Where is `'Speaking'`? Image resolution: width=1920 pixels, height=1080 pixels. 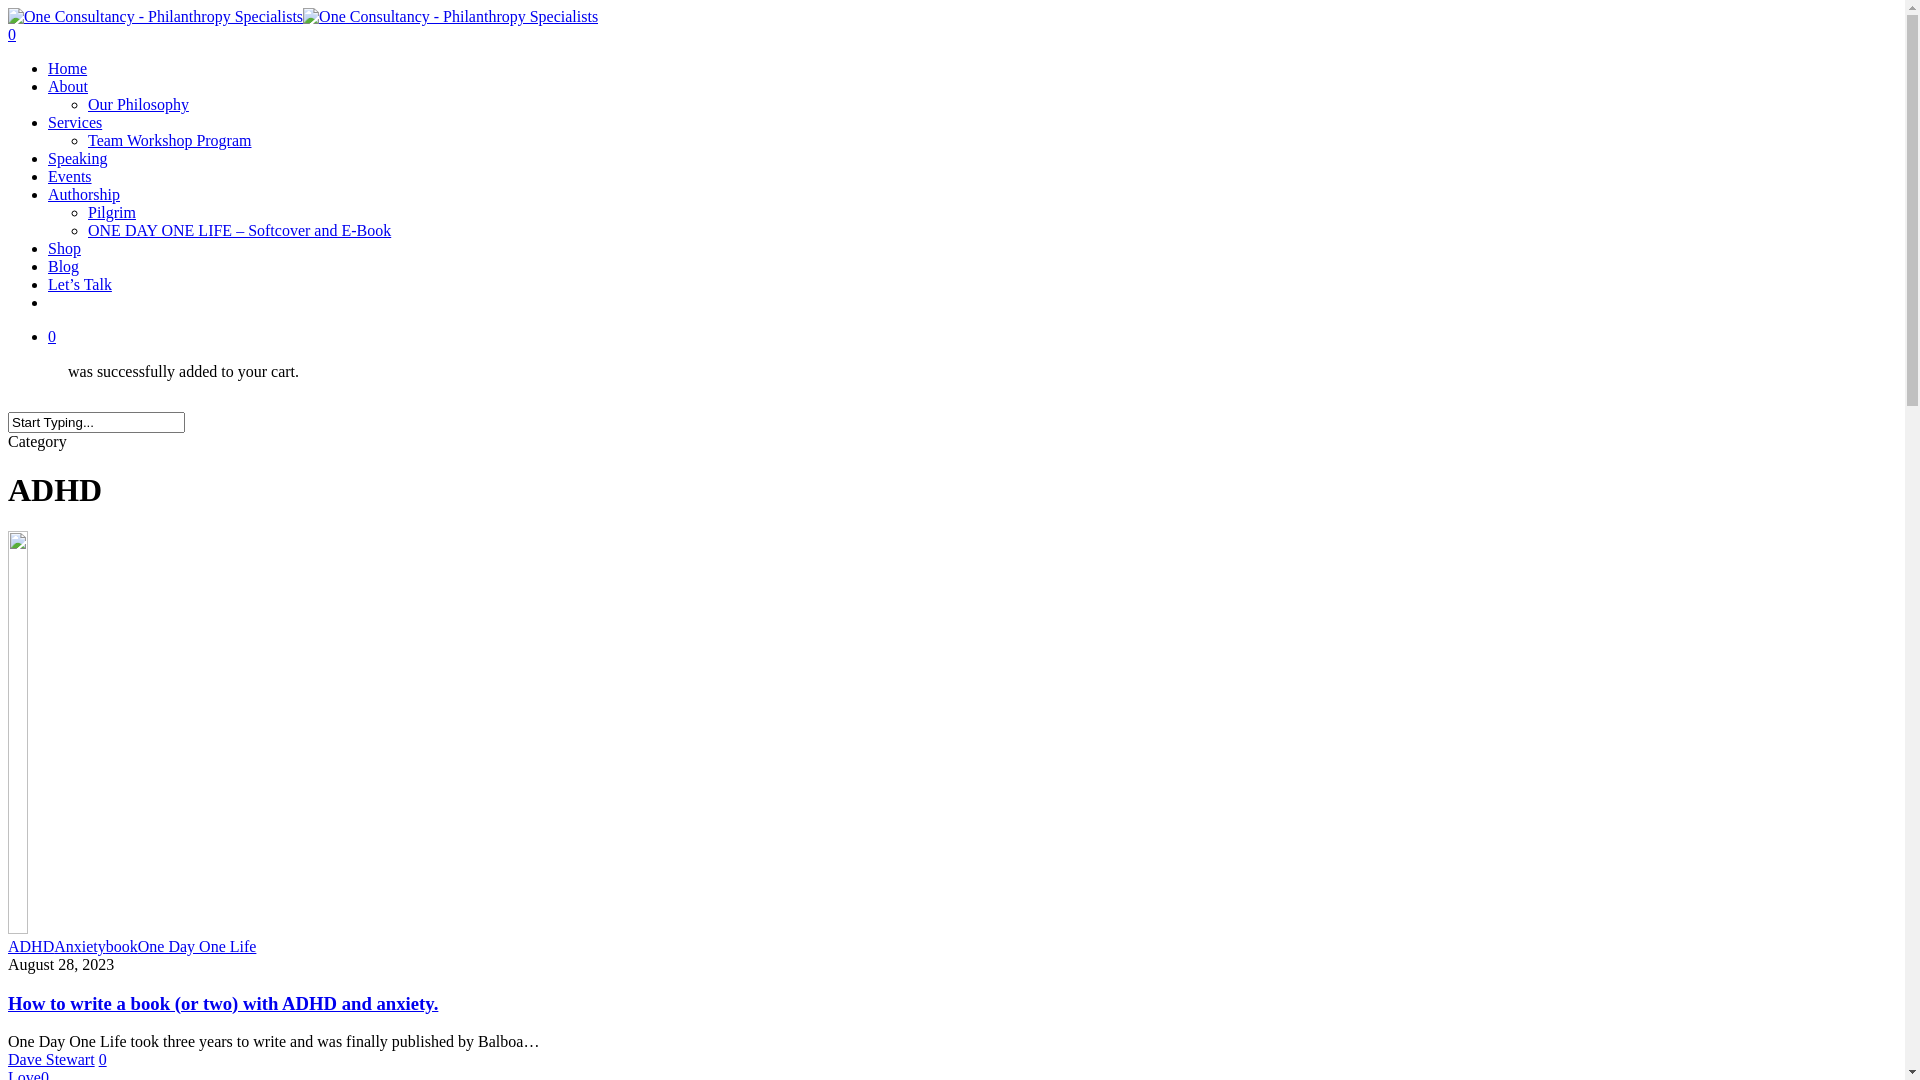 'Speaking' is located at coordinates (77, 157).